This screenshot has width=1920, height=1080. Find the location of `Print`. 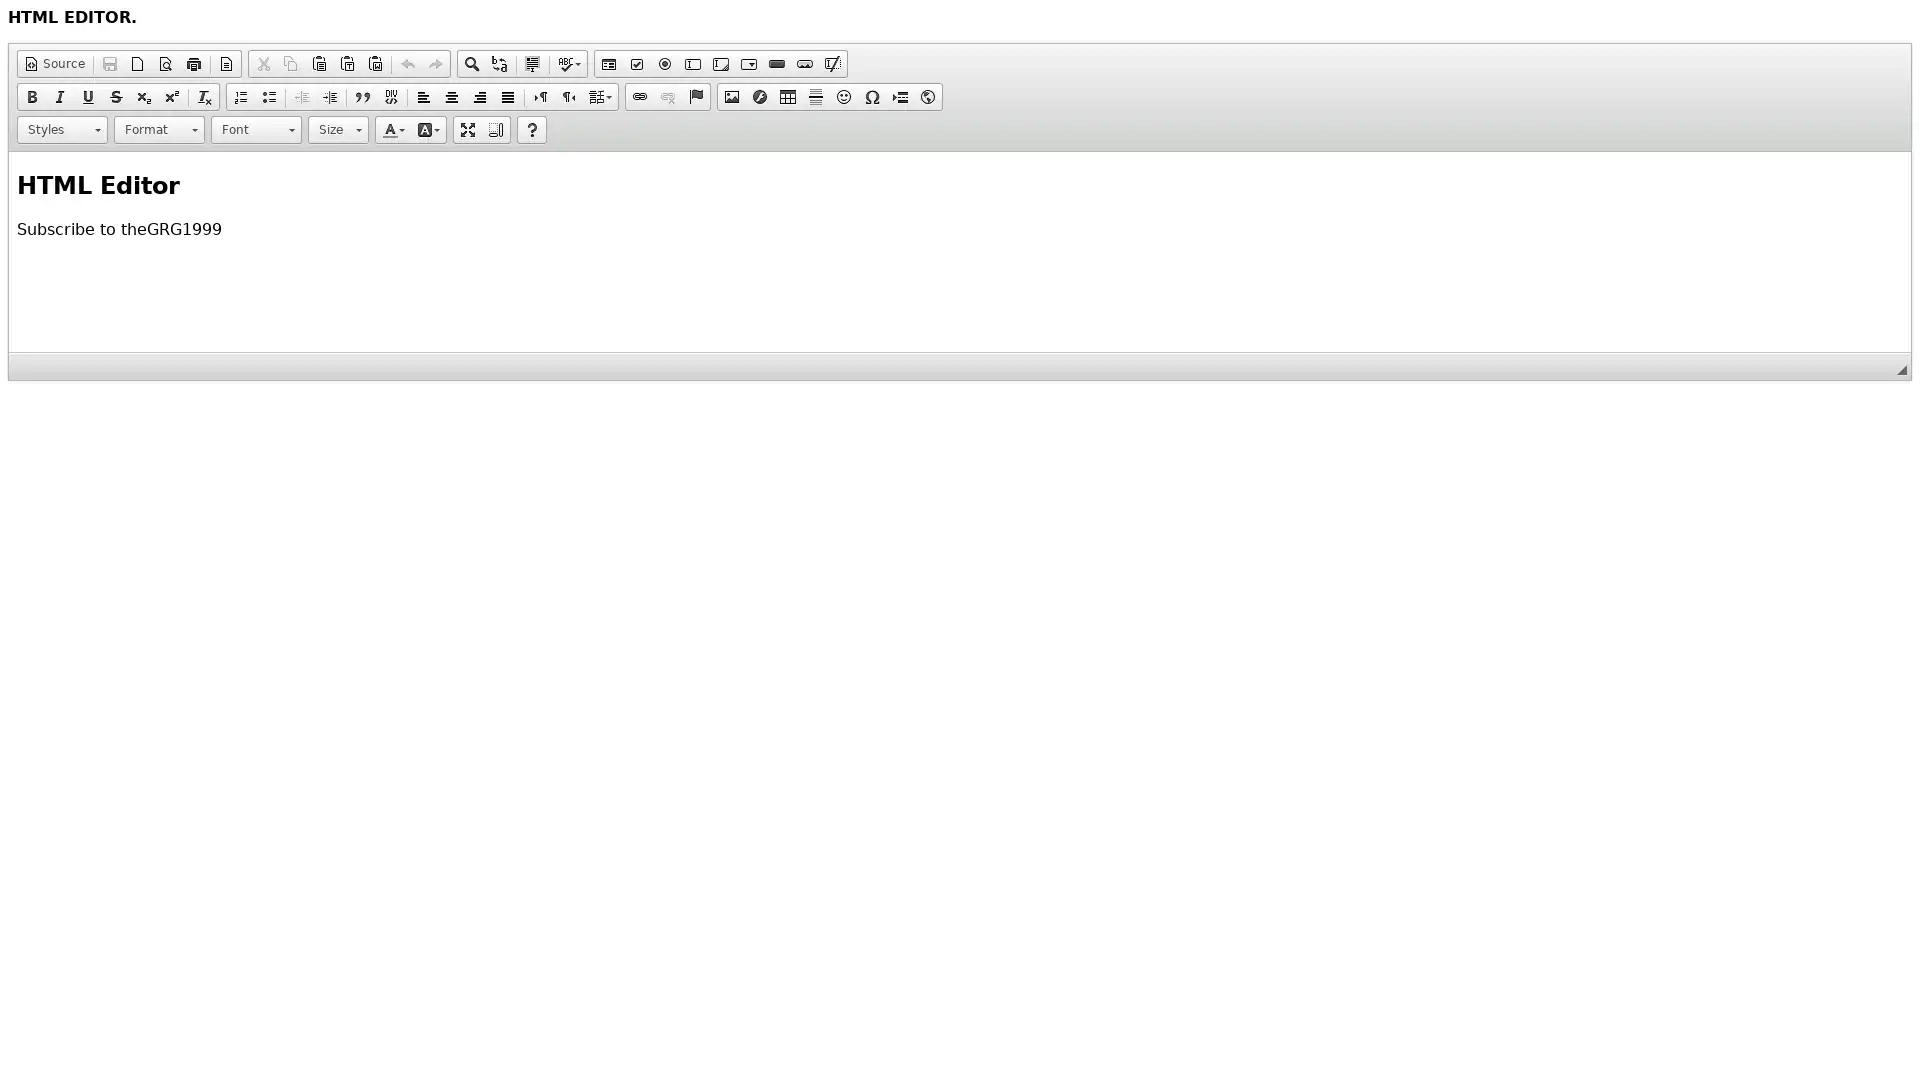

Print is located at coordinates (193, 63).